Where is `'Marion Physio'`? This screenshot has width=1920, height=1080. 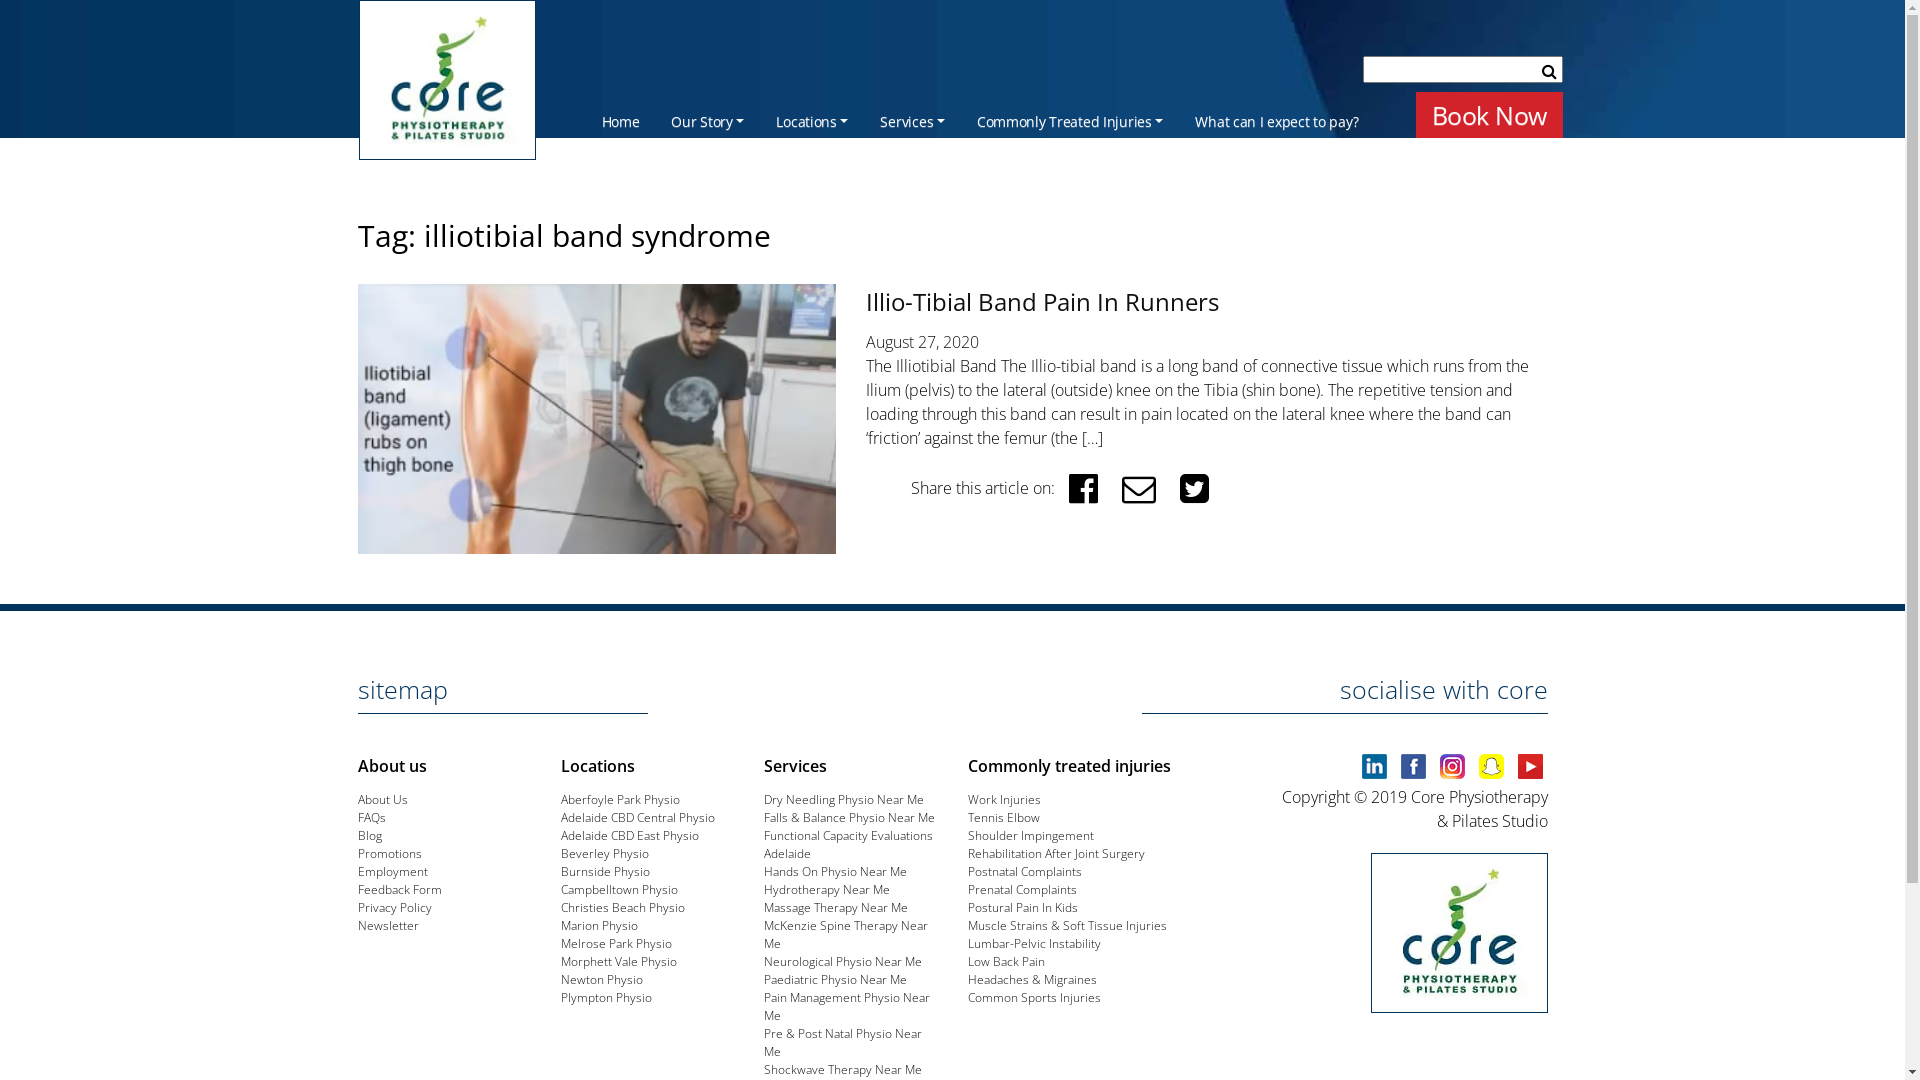 'Marion Physio' is located at coordinates (598, 925).